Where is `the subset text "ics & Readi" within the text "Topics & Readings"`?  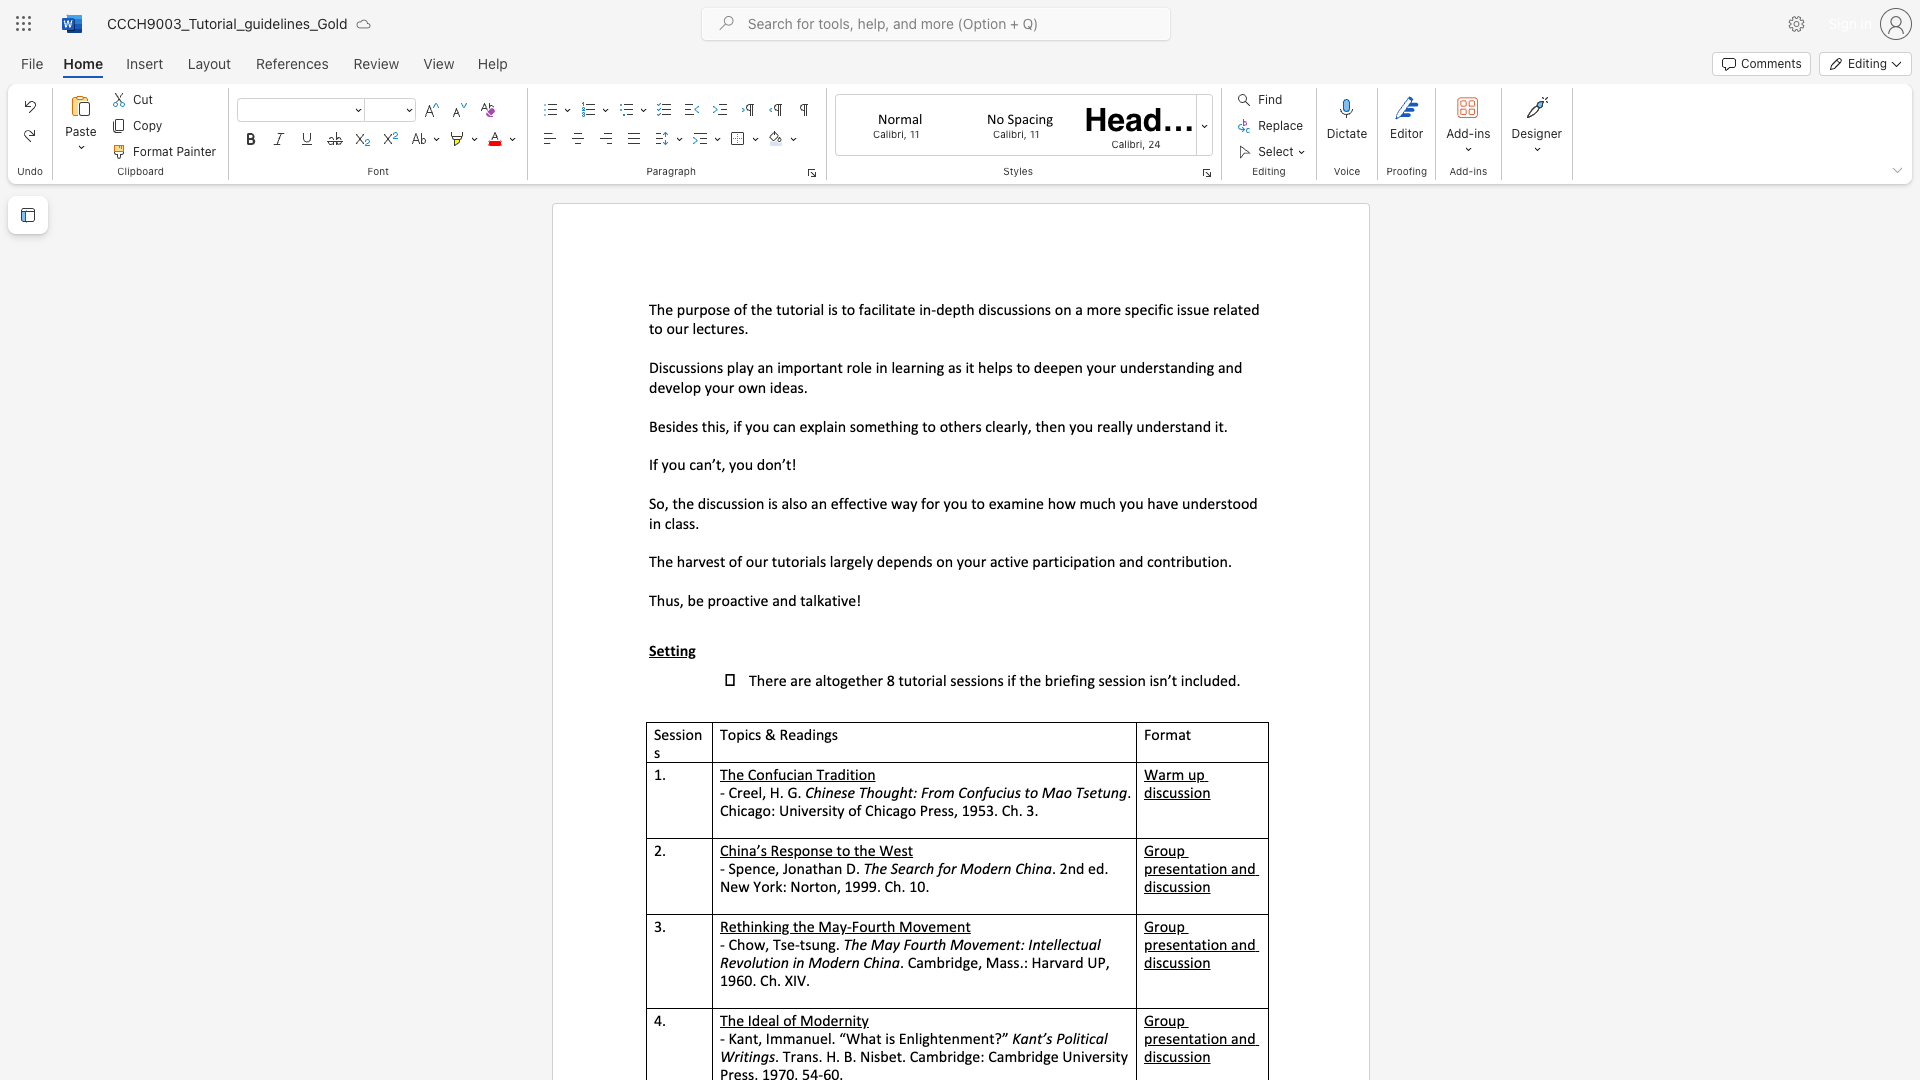
the subset text "ics & Readi" within the text "Topics & Readings" is located at coordinates (743, 734).